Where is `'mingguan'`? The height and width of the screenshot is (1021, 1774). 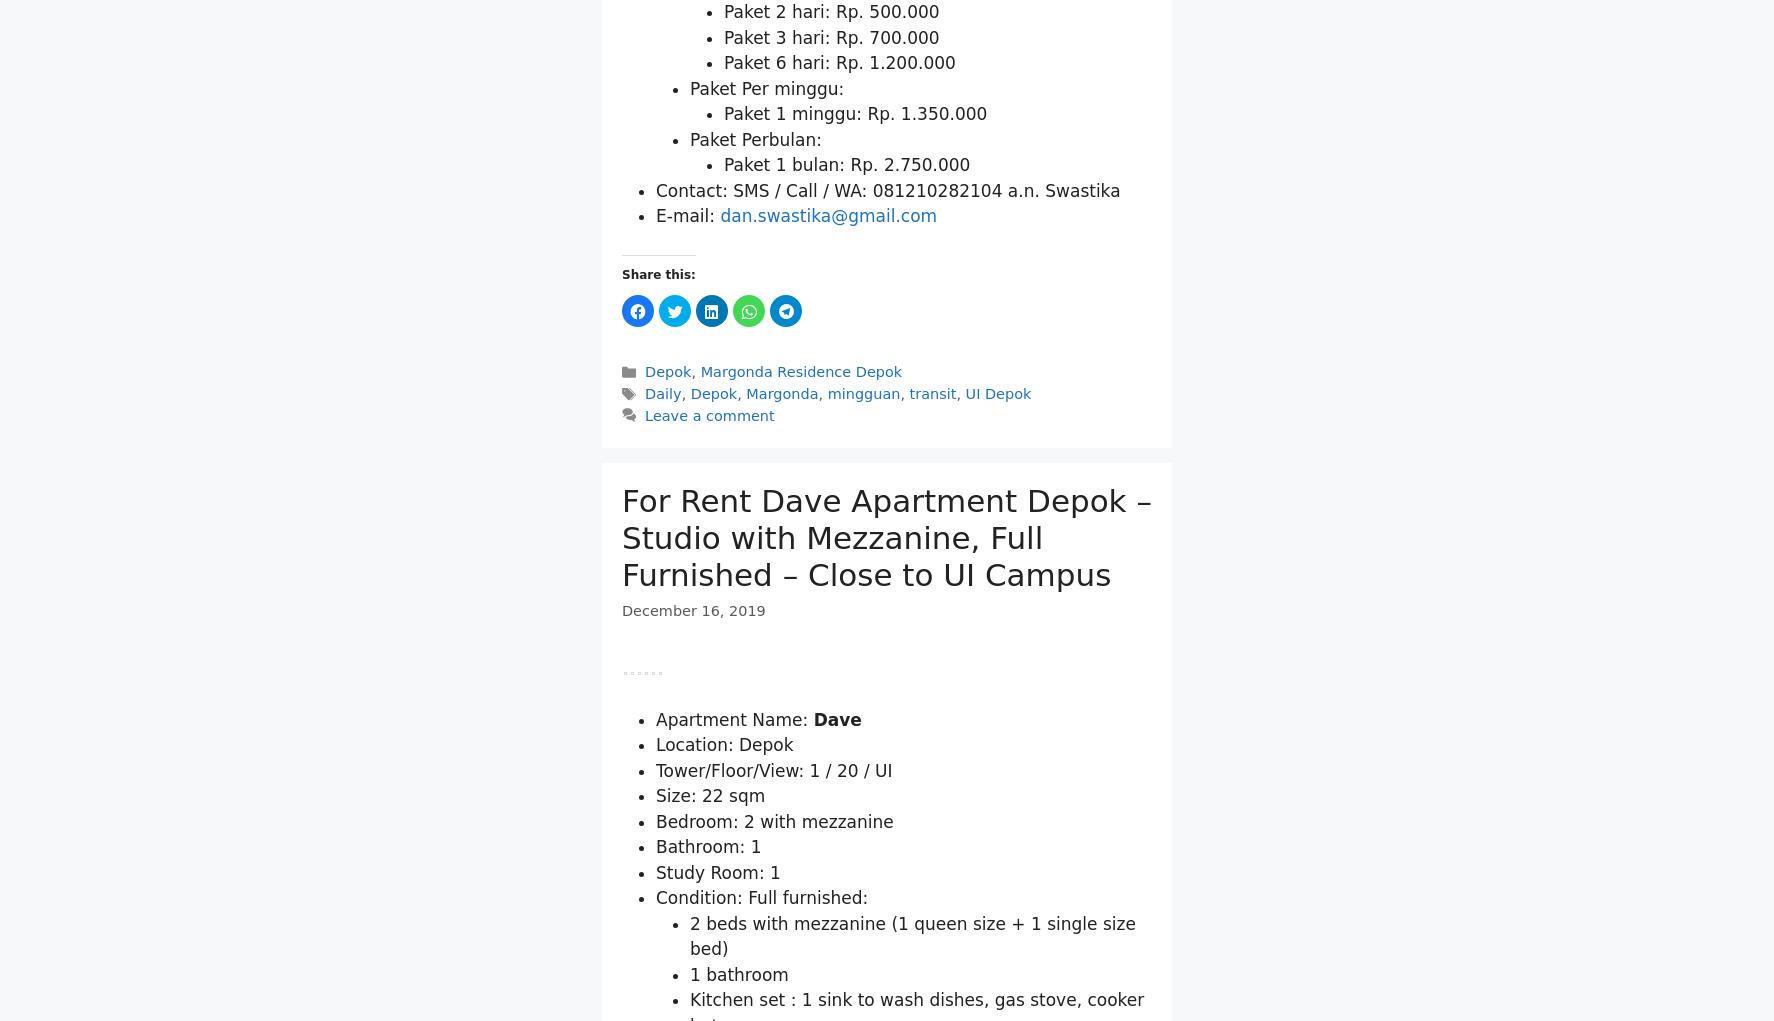
'mingguan' is located at coordinates (863, 626).